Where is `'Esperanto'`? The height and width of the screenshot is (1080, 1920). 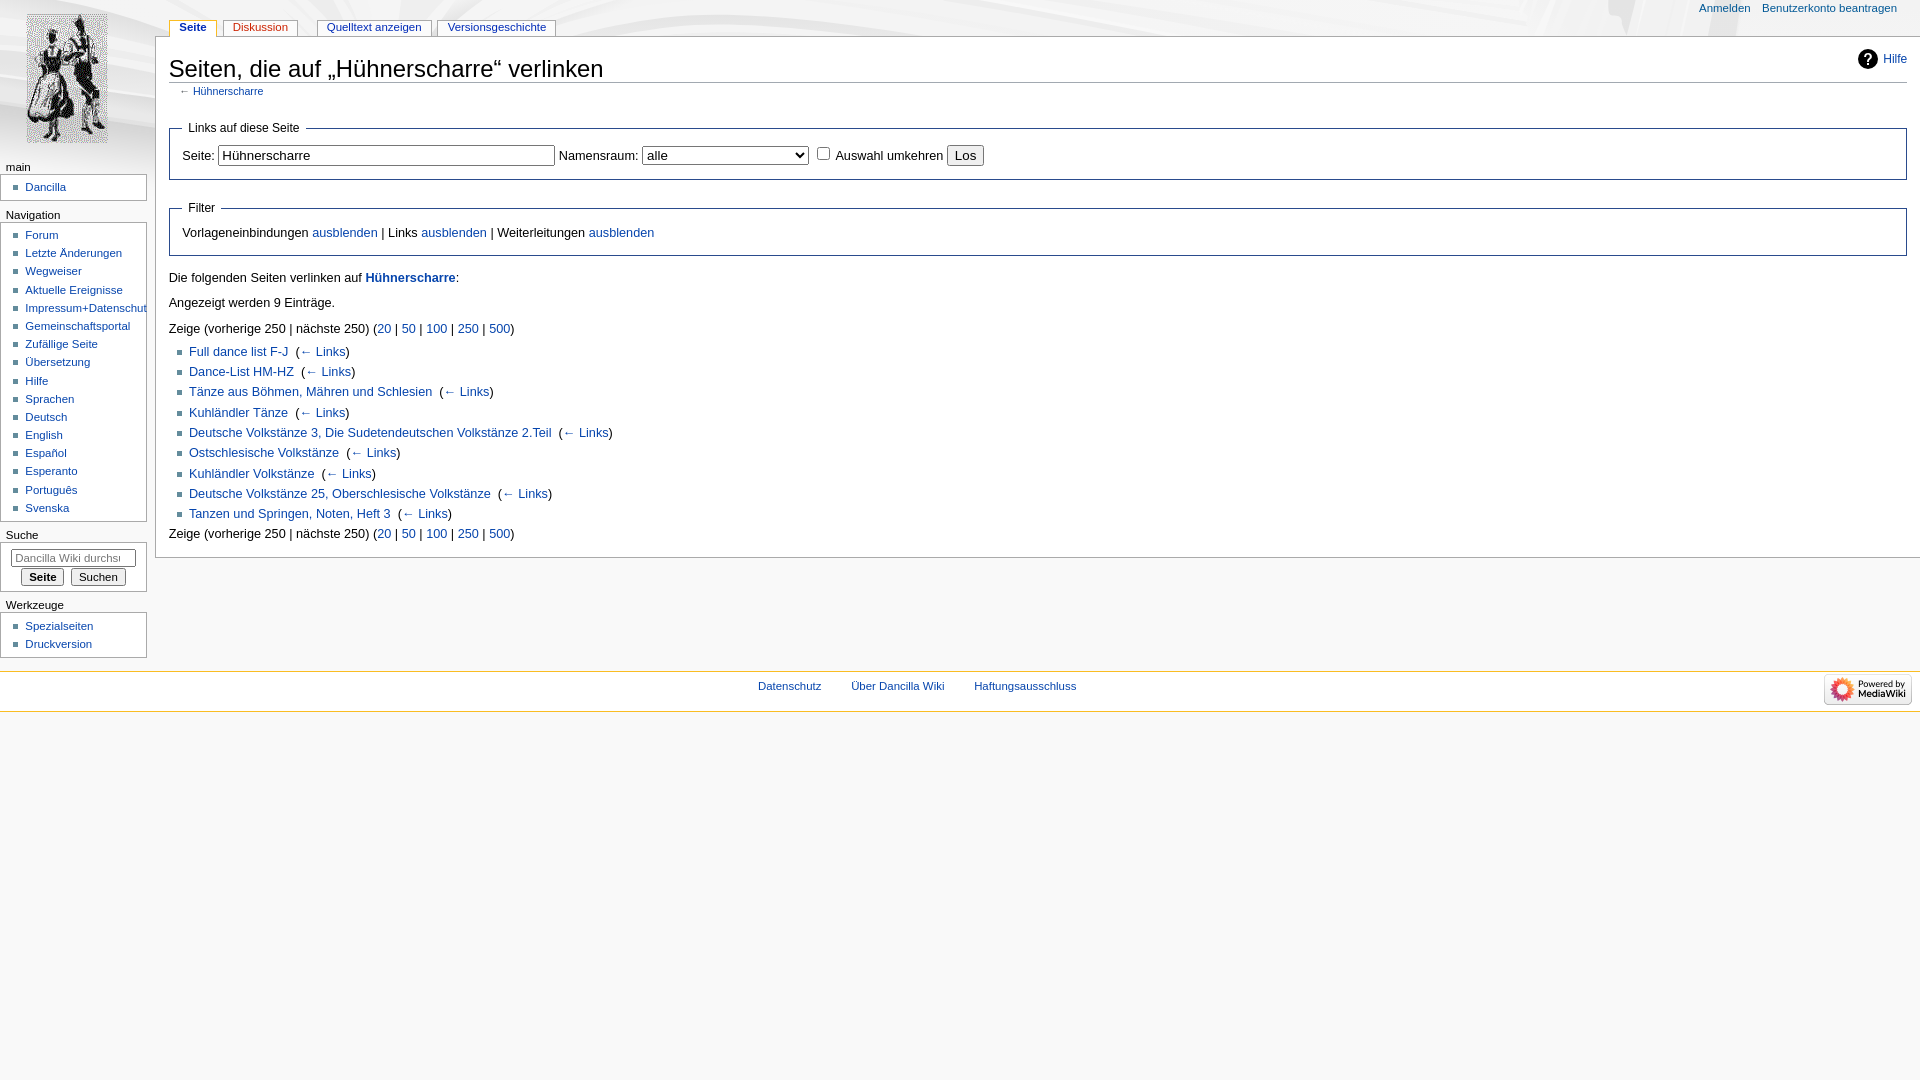
'Esperanto' is located at coordinates (51, 470).